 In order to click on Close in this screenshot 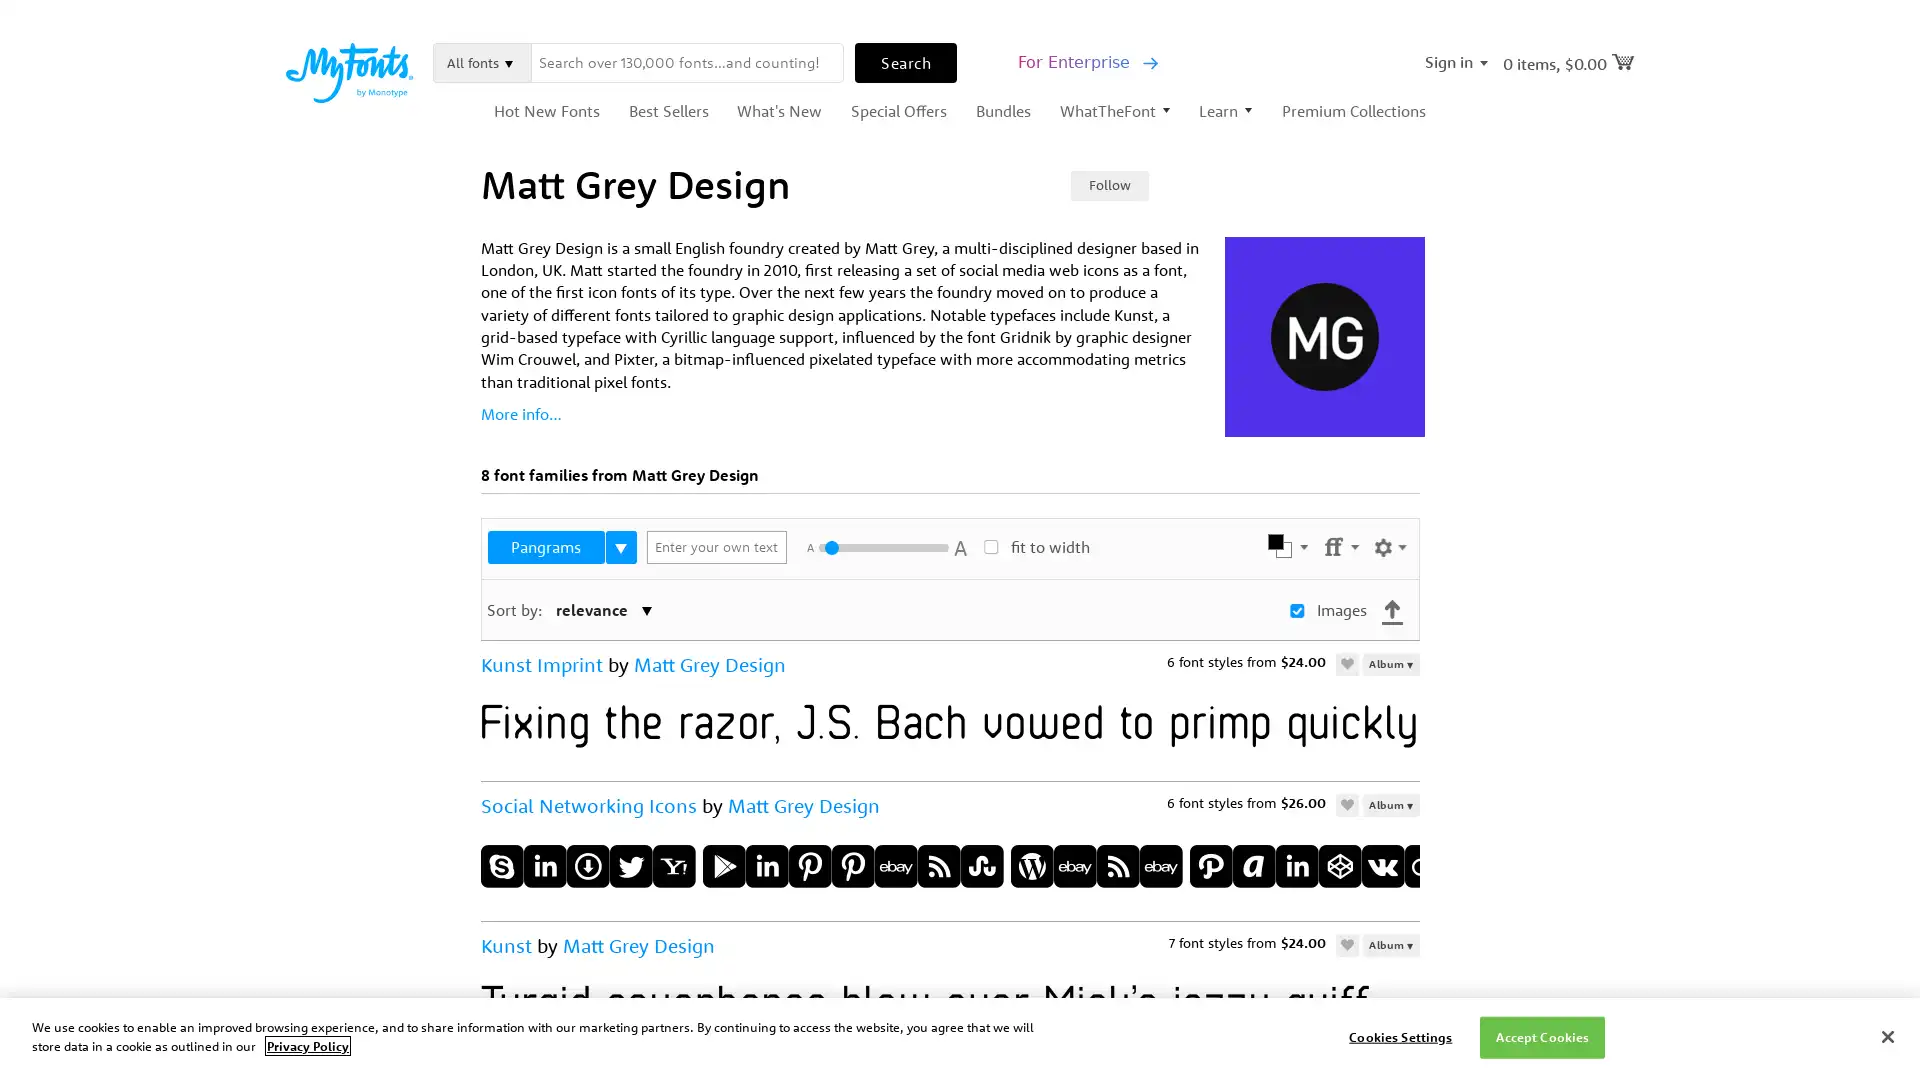, I will do `click(1886, 1035)`.